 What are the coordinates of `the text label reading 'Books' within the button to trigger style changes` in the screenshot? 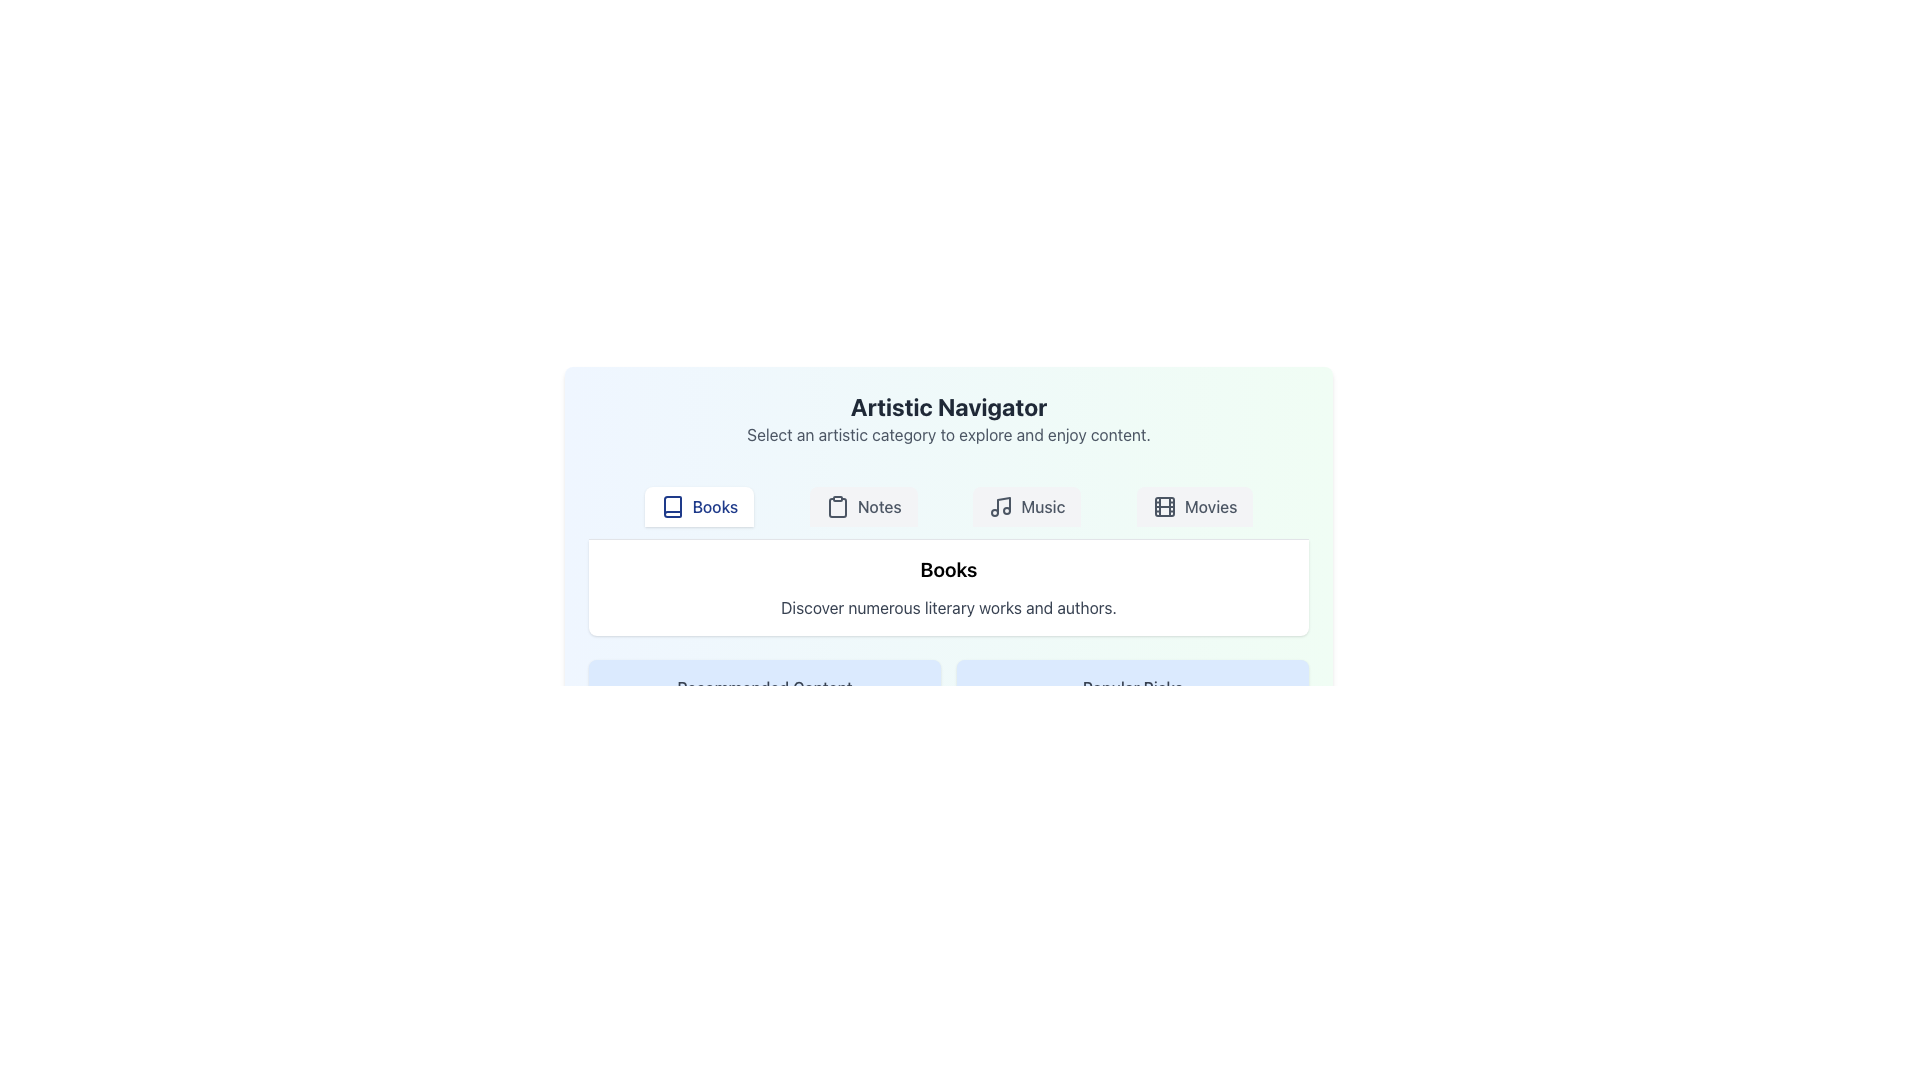 It's located at (715, 505).